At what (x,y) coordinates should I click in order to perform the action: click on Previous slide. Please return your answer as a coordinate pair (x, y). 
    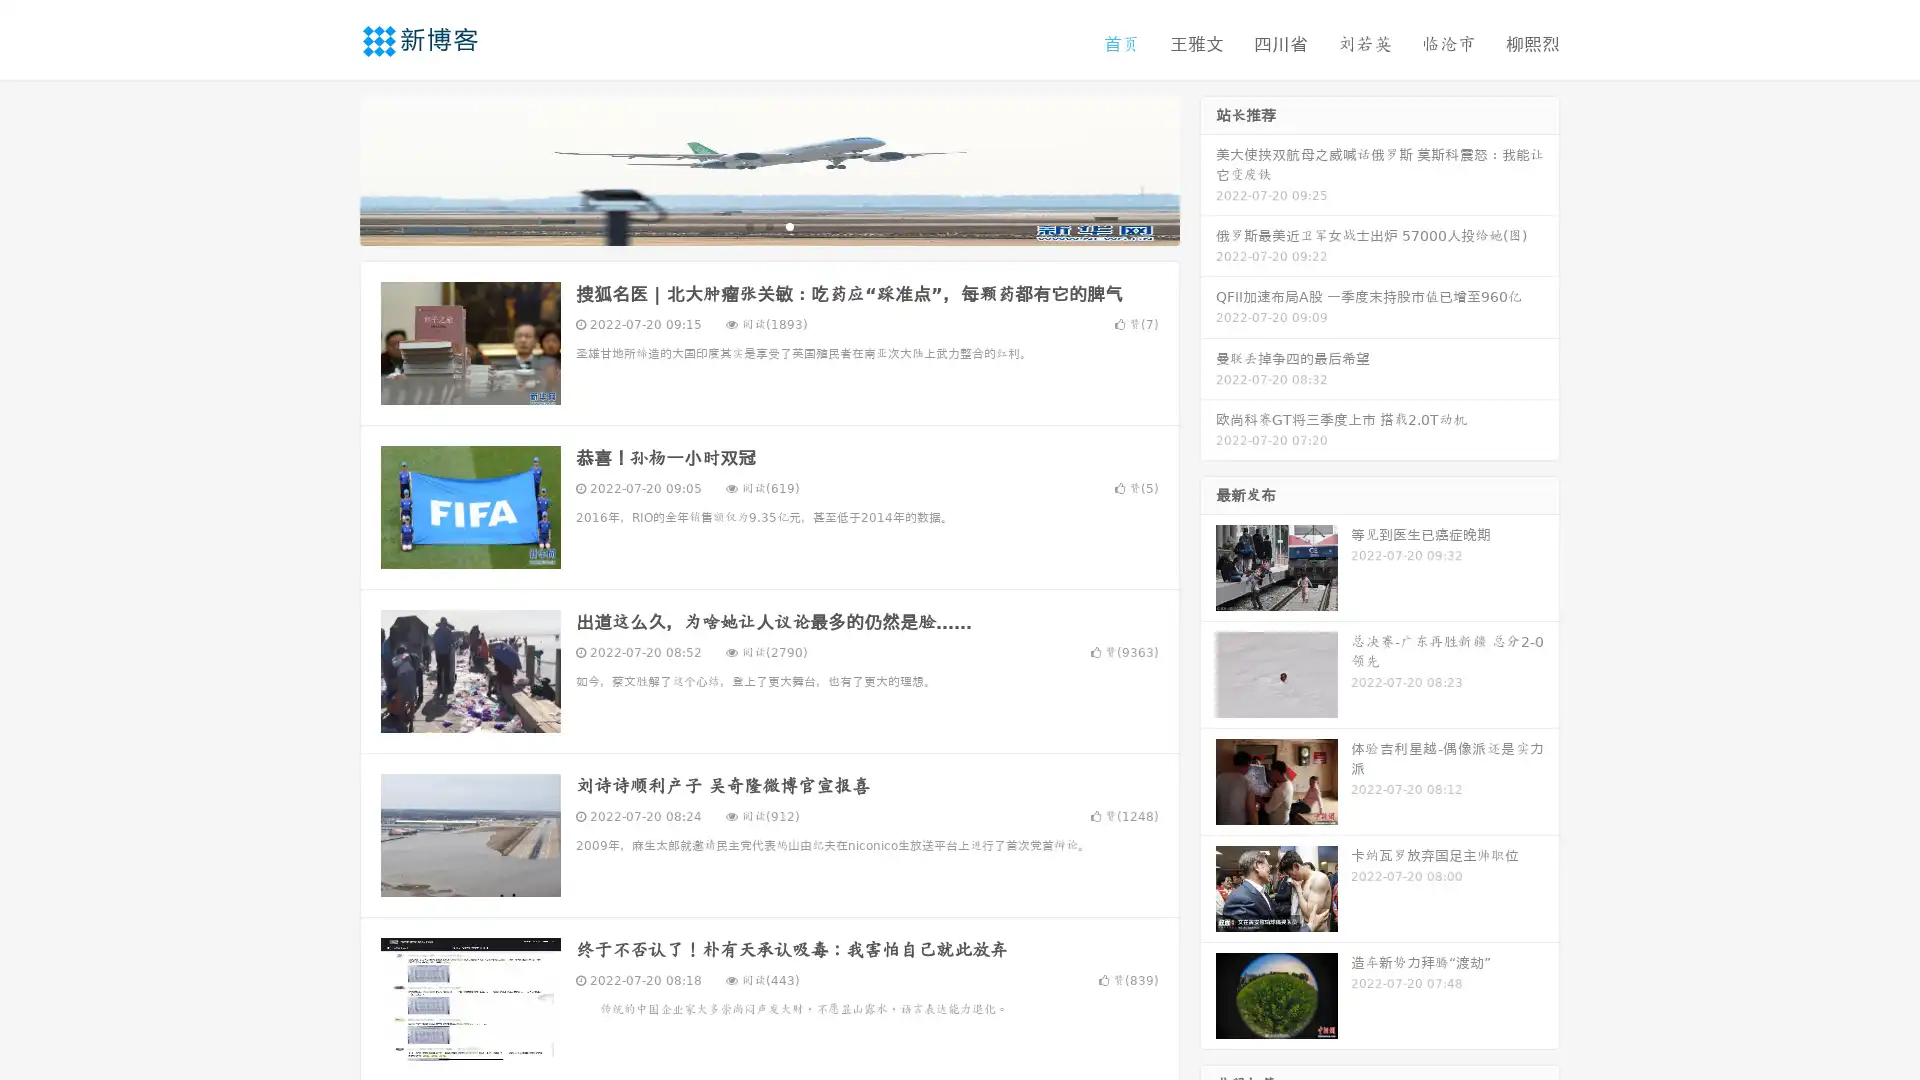
    Looking at the image, I should click on (330, 168).